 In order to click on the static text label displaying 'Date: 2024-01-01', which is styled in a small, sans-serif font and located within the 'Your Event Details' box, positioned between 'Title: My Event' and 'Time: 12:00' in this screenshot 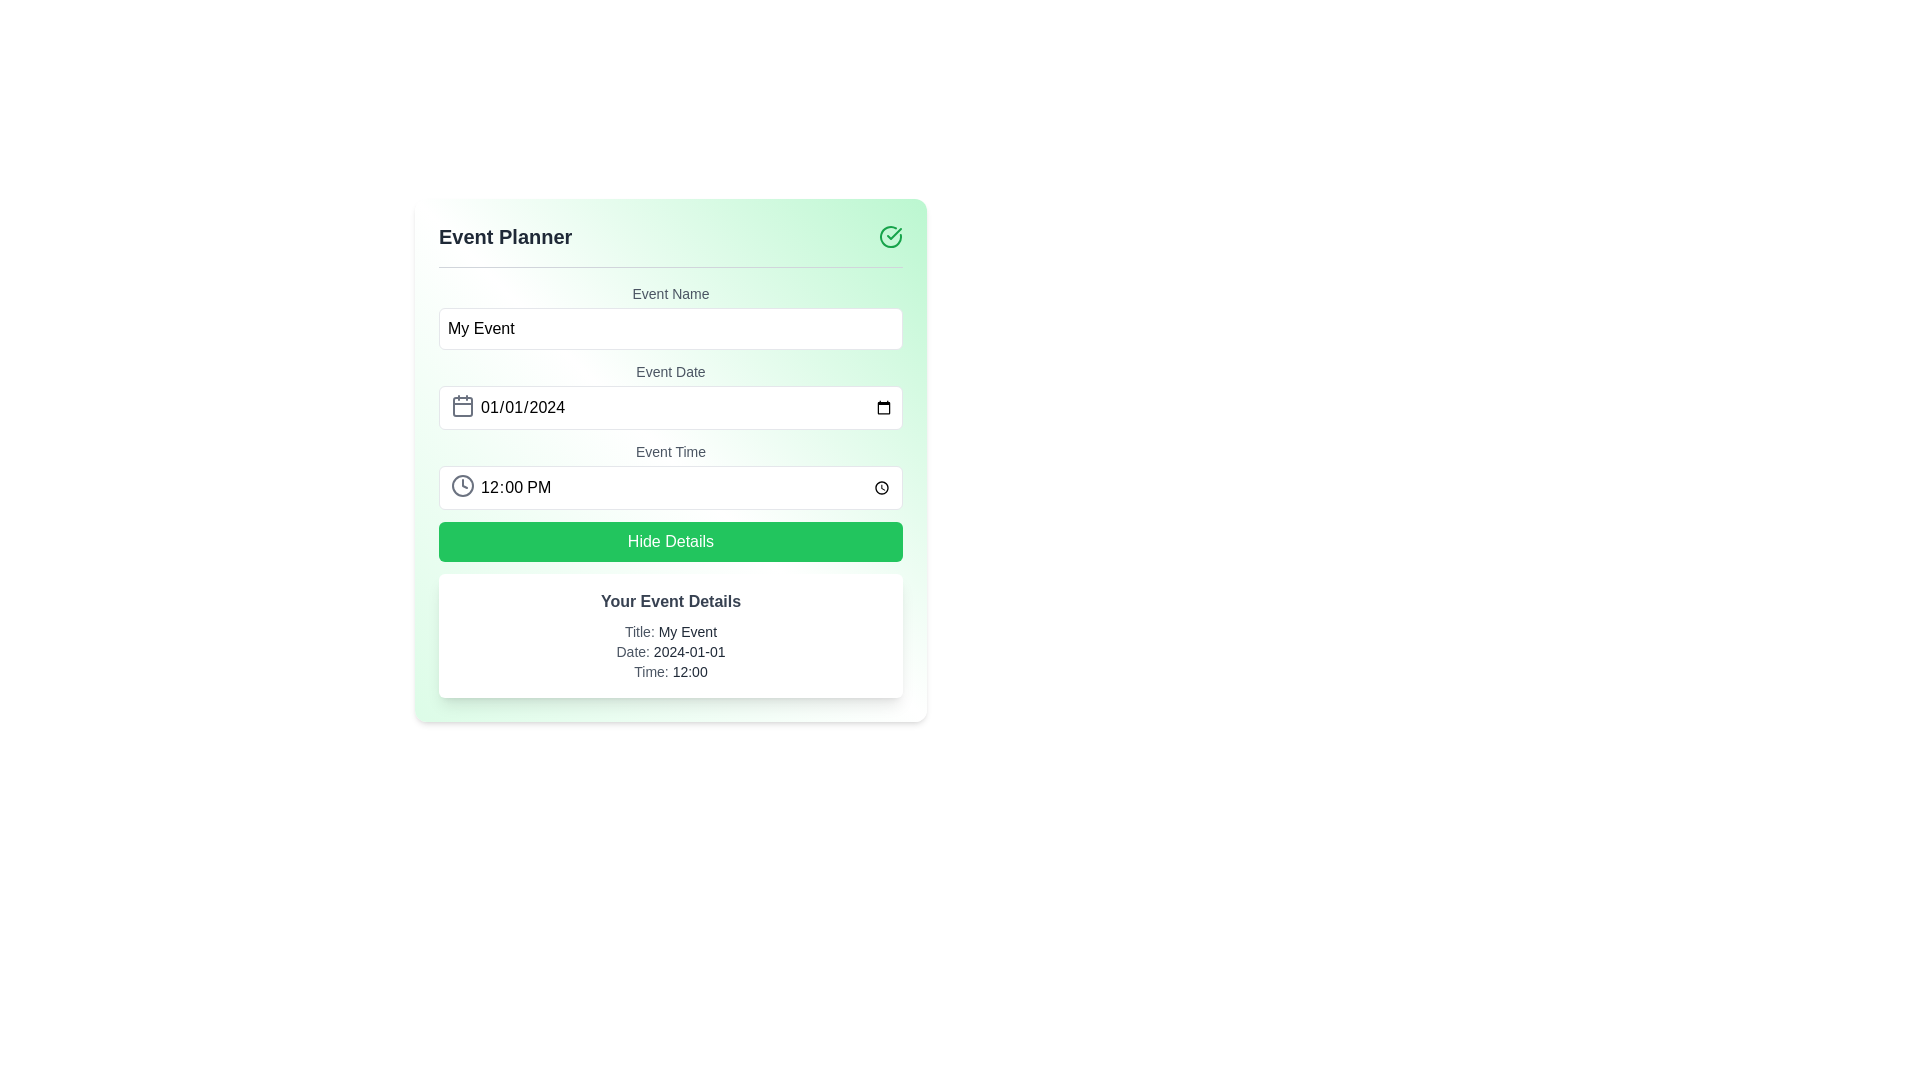, I will do `click(671, 651)`.